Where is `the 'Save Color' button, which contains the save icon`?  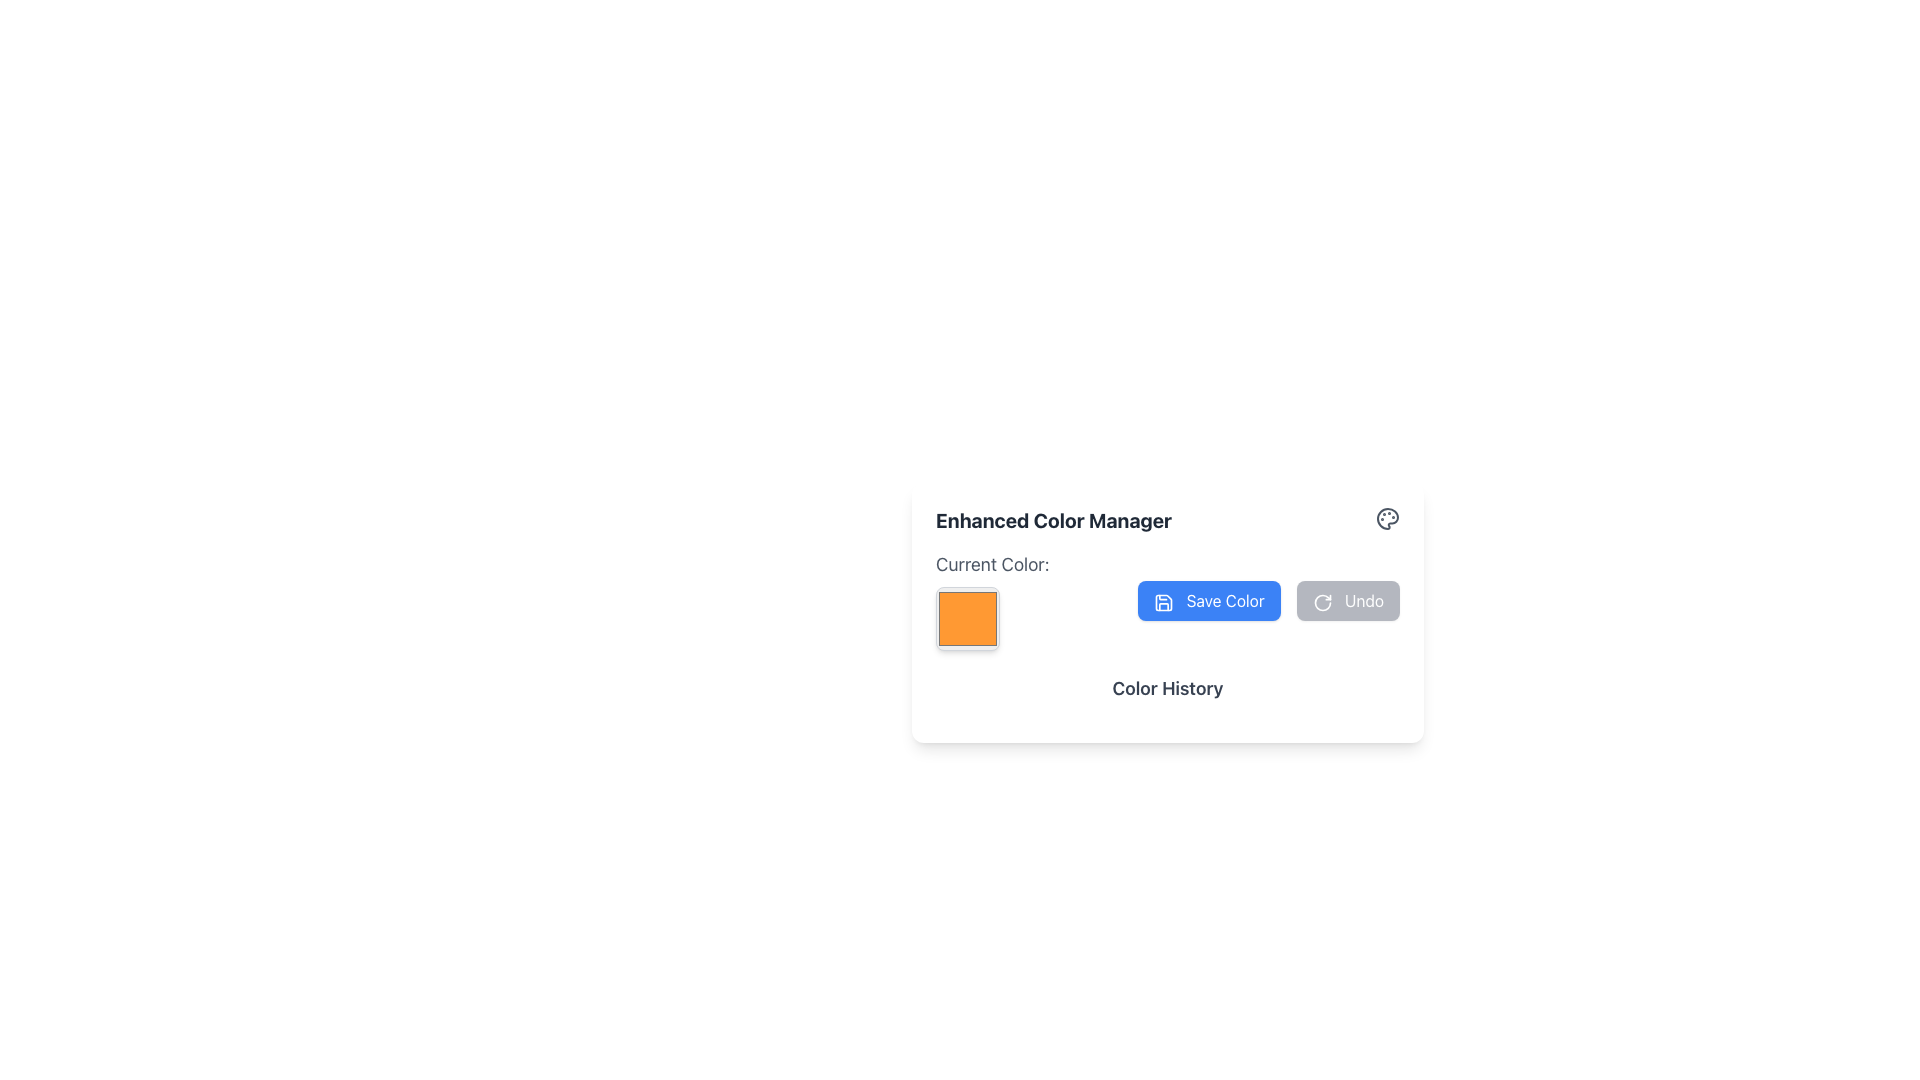 the 'Save Color' button, which contains the save icon is located at coordinates (1164, 601).